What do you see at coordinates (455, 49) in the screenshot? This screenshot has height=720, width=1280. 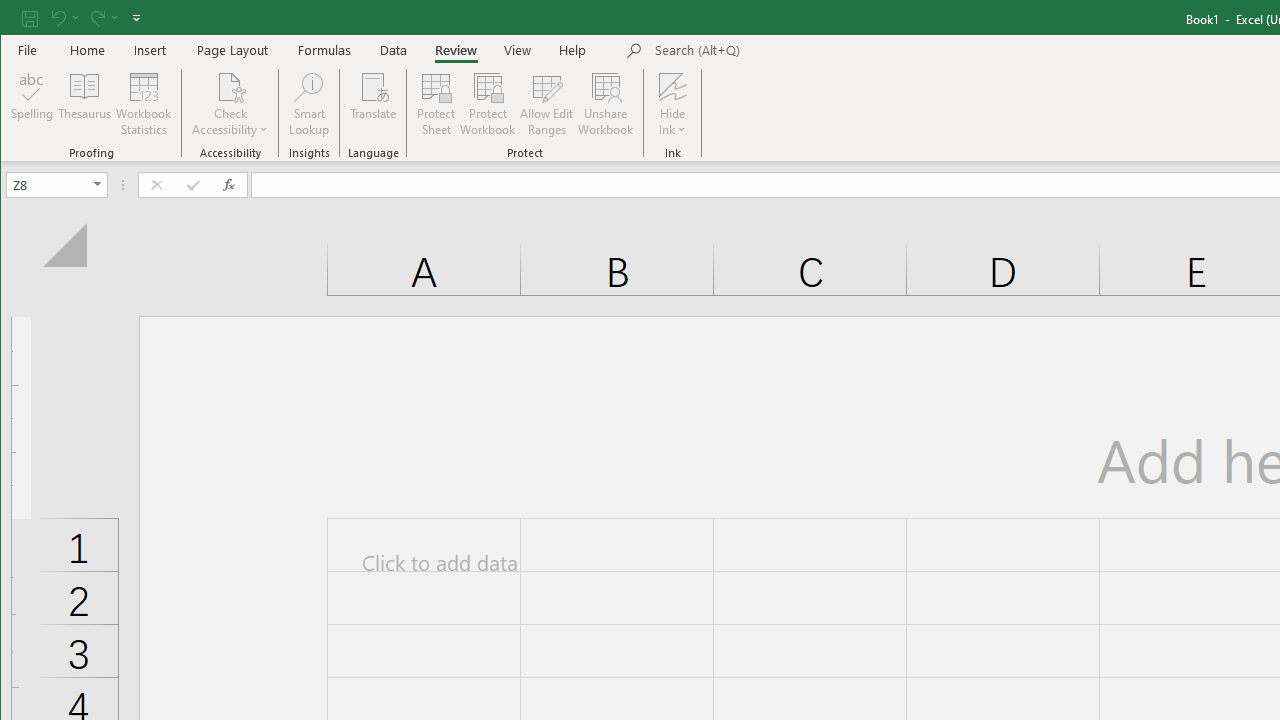 I see `'Review'` at bounding box center [455, 49].